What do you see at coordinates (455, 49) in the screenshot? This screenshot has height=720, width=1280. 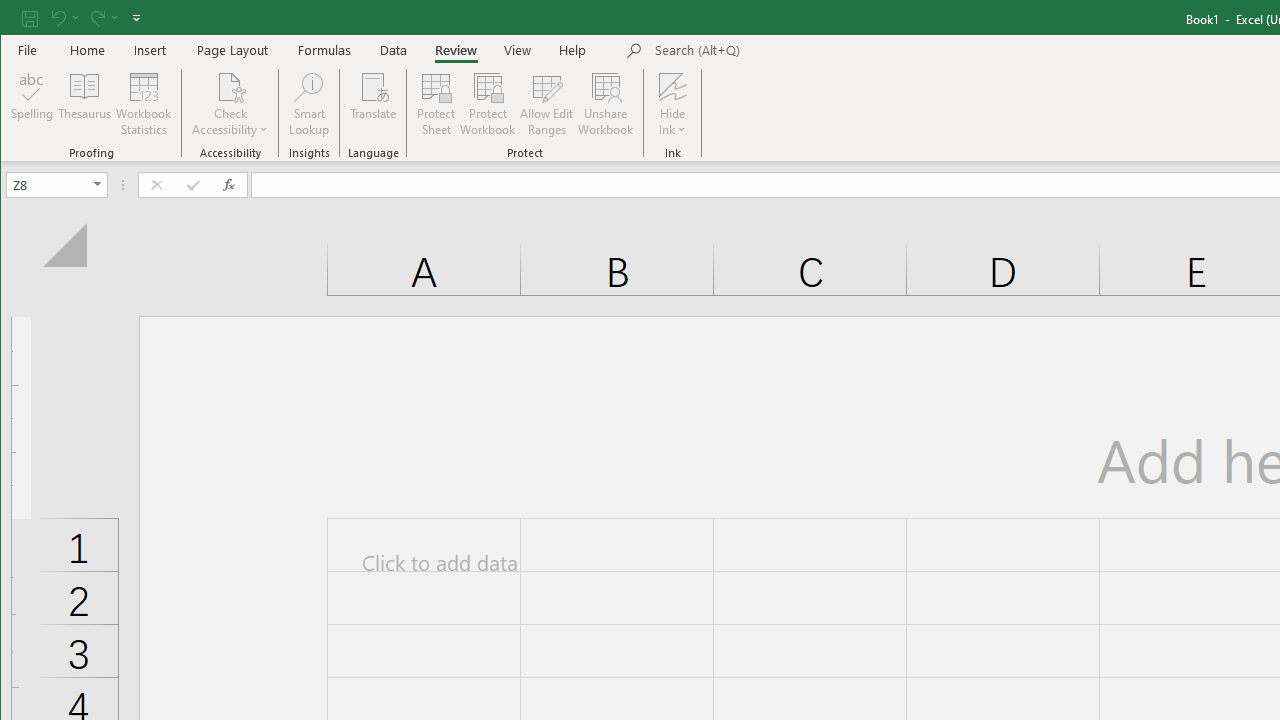 I see `'Review'` at bounding box center [455, 49].